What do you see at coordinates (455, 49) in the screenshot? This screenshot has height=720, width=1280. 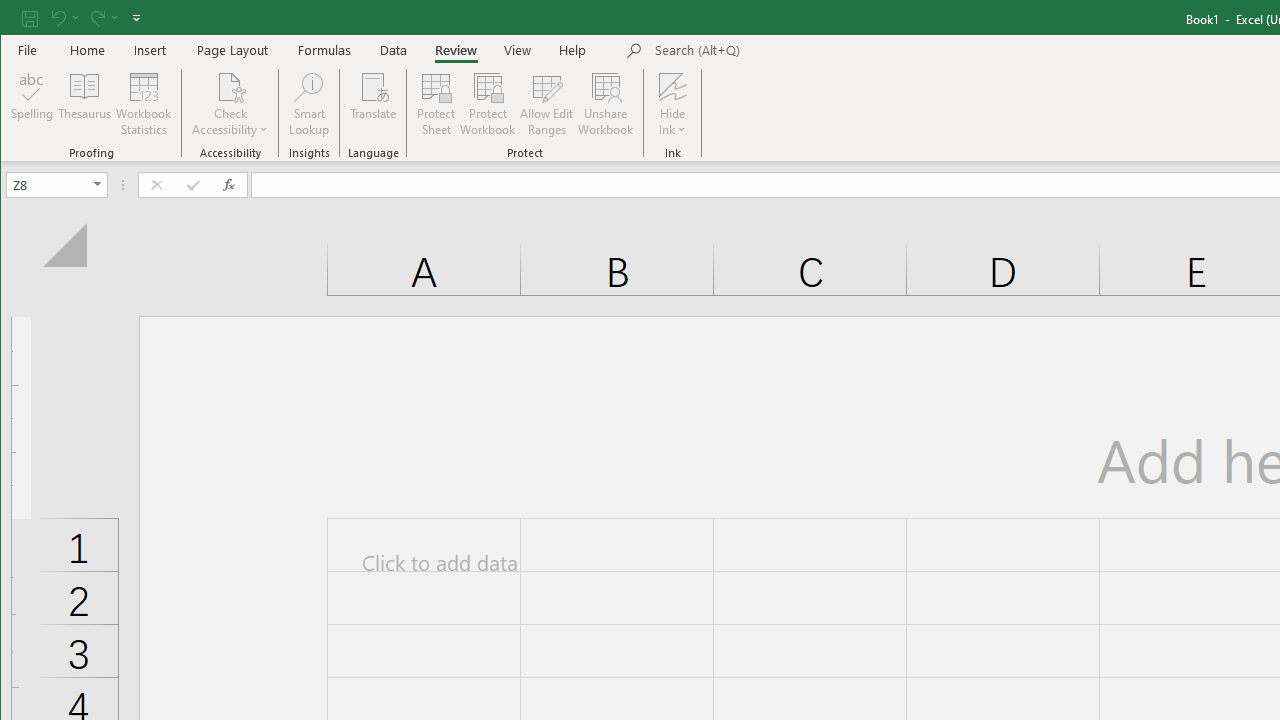 I see `'Review'` at bounding box center [455, 49].